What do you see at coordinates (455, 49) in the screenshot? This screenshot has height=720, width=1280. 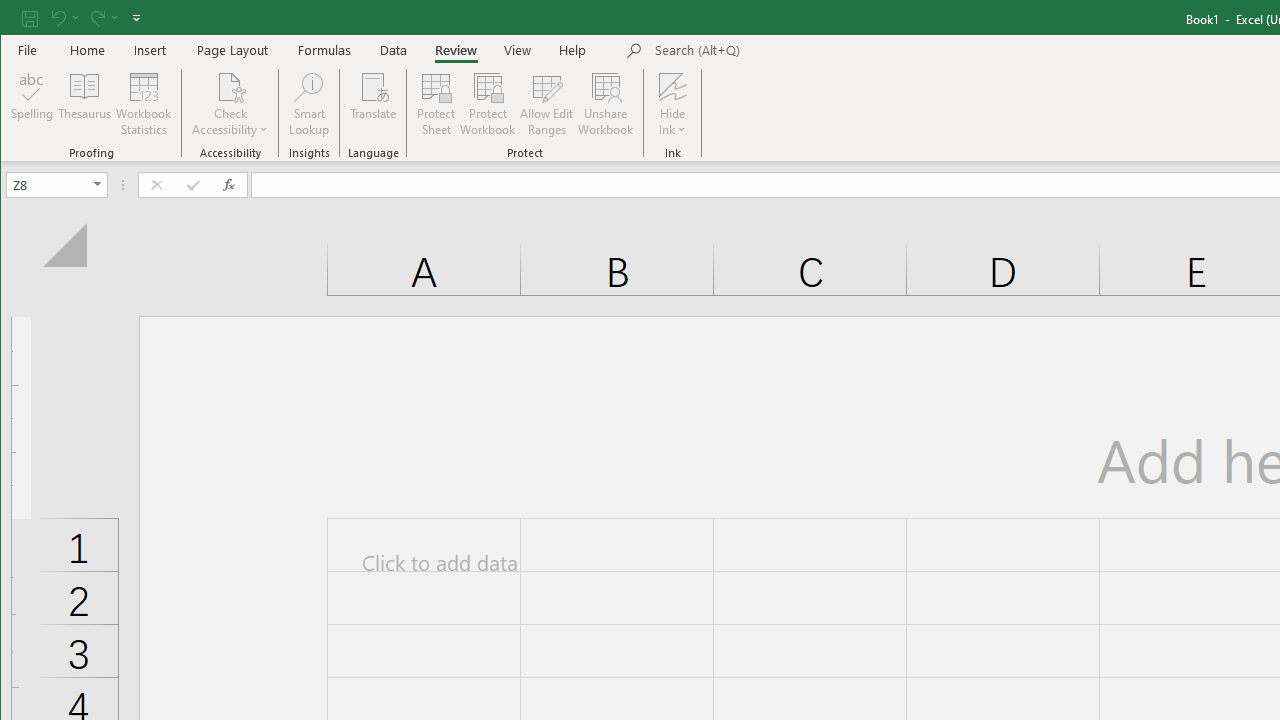 I see `'Review'` at bounding box center [455, 49].